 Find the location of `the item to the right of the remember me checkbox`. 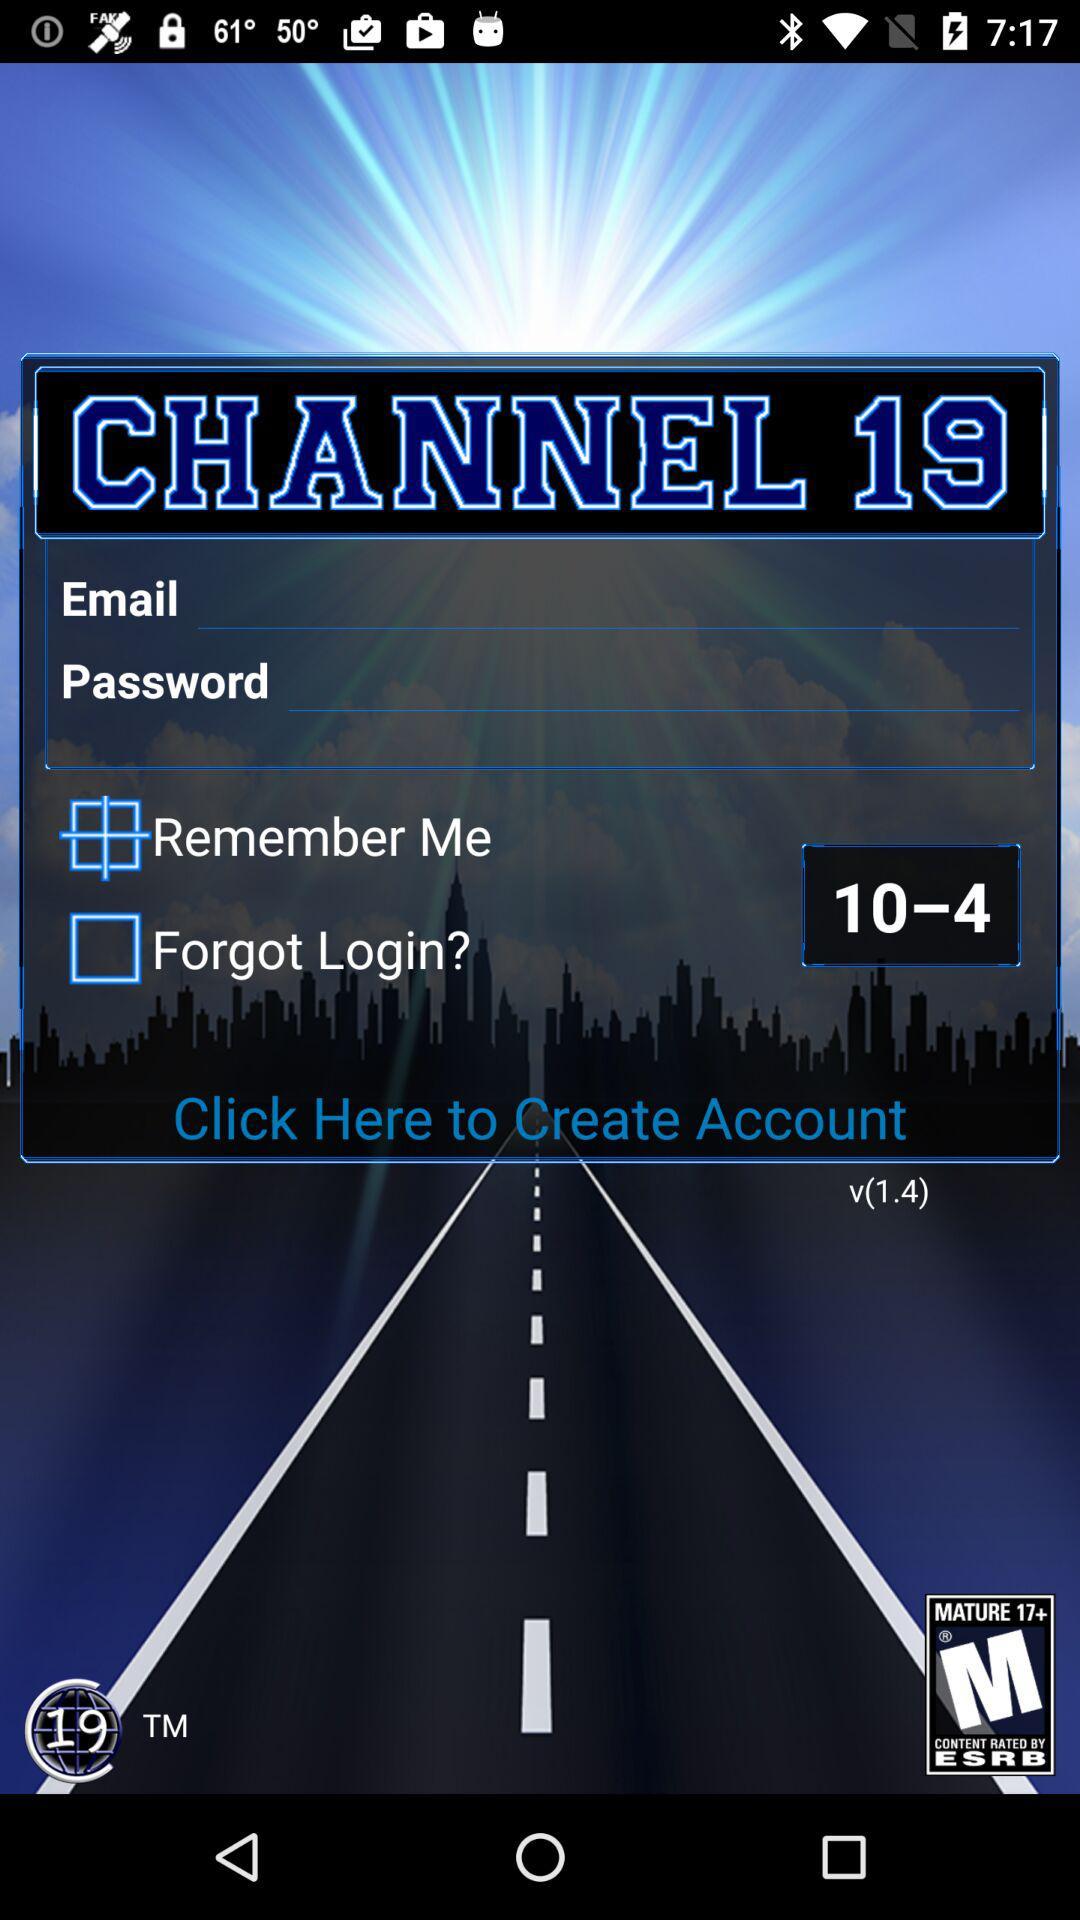

the item to the right of the remember me checkbox is located at coordinates (911, 904).